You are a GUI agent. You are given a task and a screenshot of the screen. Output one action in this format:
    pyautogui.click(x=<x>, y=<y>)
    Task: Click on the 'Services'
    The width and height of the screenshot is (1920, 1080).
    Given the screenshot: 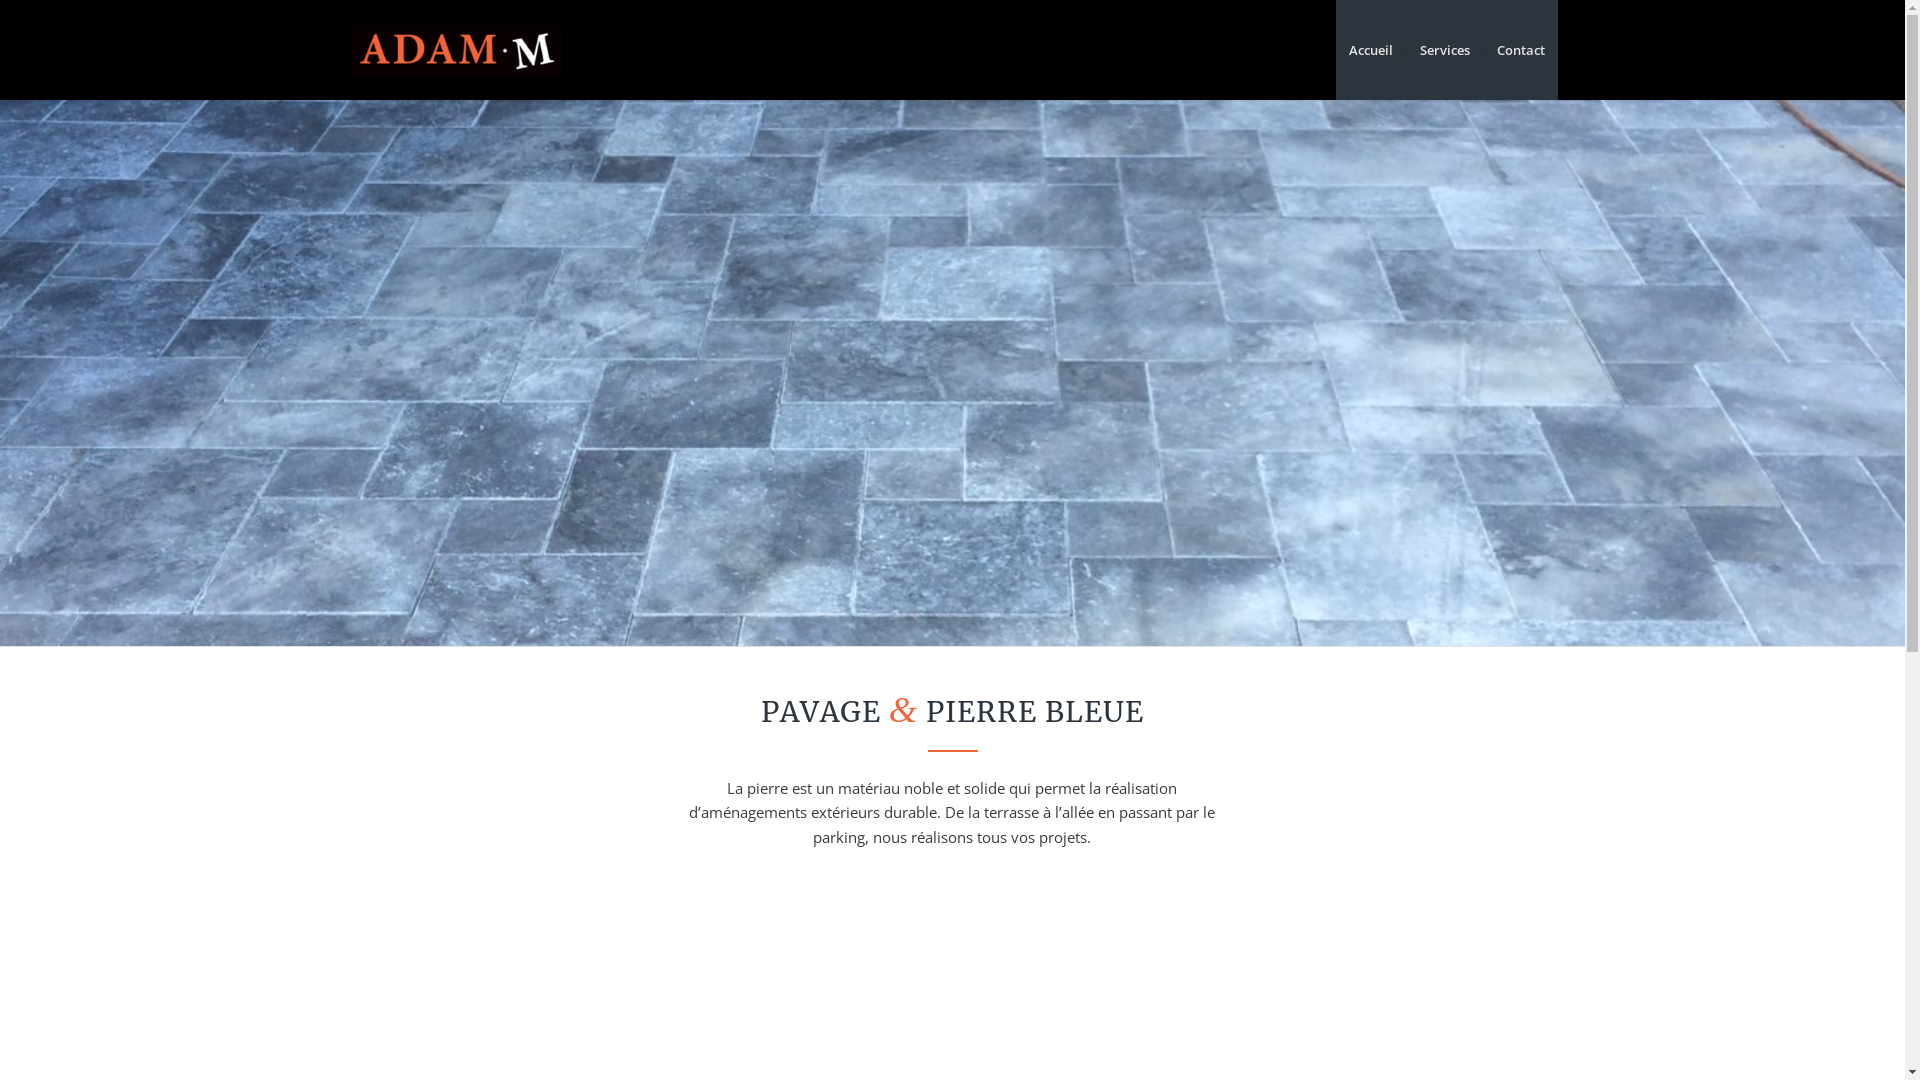 What is the action you would take?
    pyautogui.click(x=1444, y=49)
    